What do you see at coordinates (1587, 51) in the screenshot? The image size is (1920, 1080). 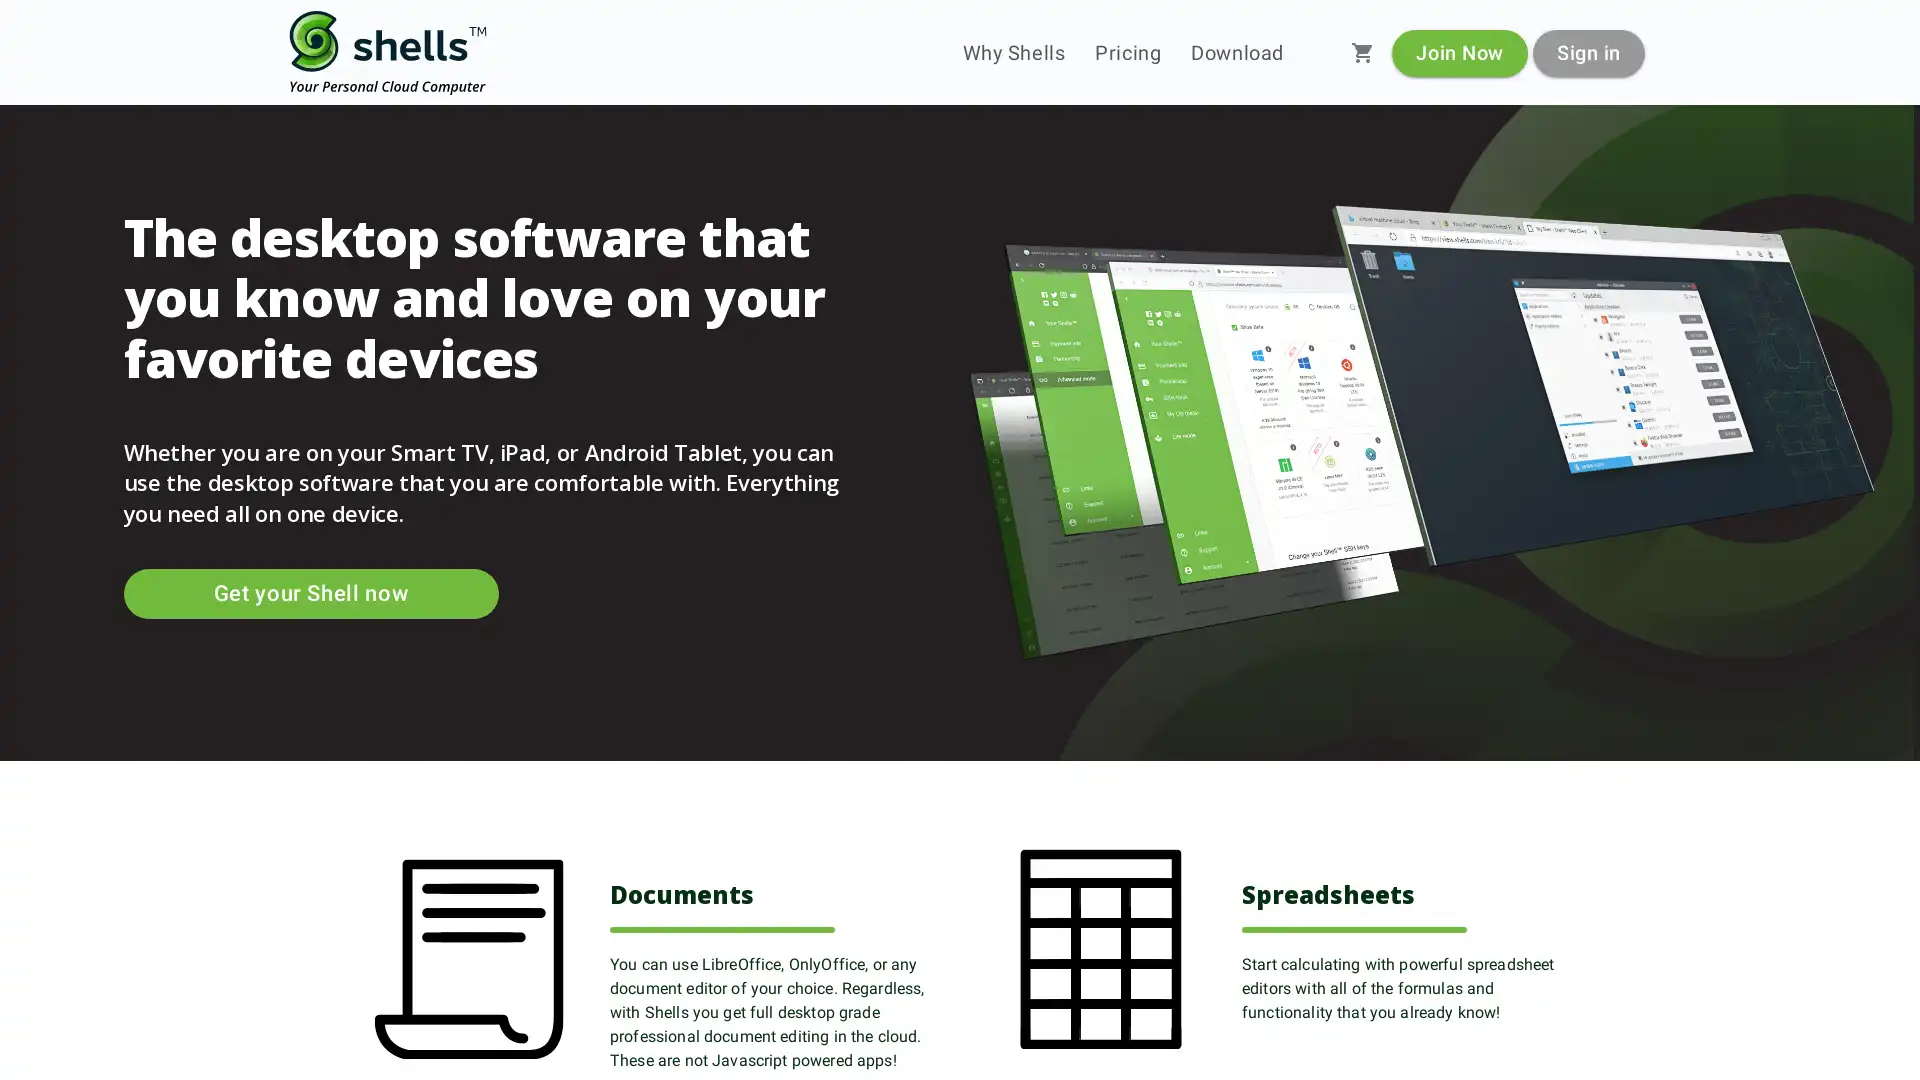 I see `Sign in` at bounding box center [1587, 51].